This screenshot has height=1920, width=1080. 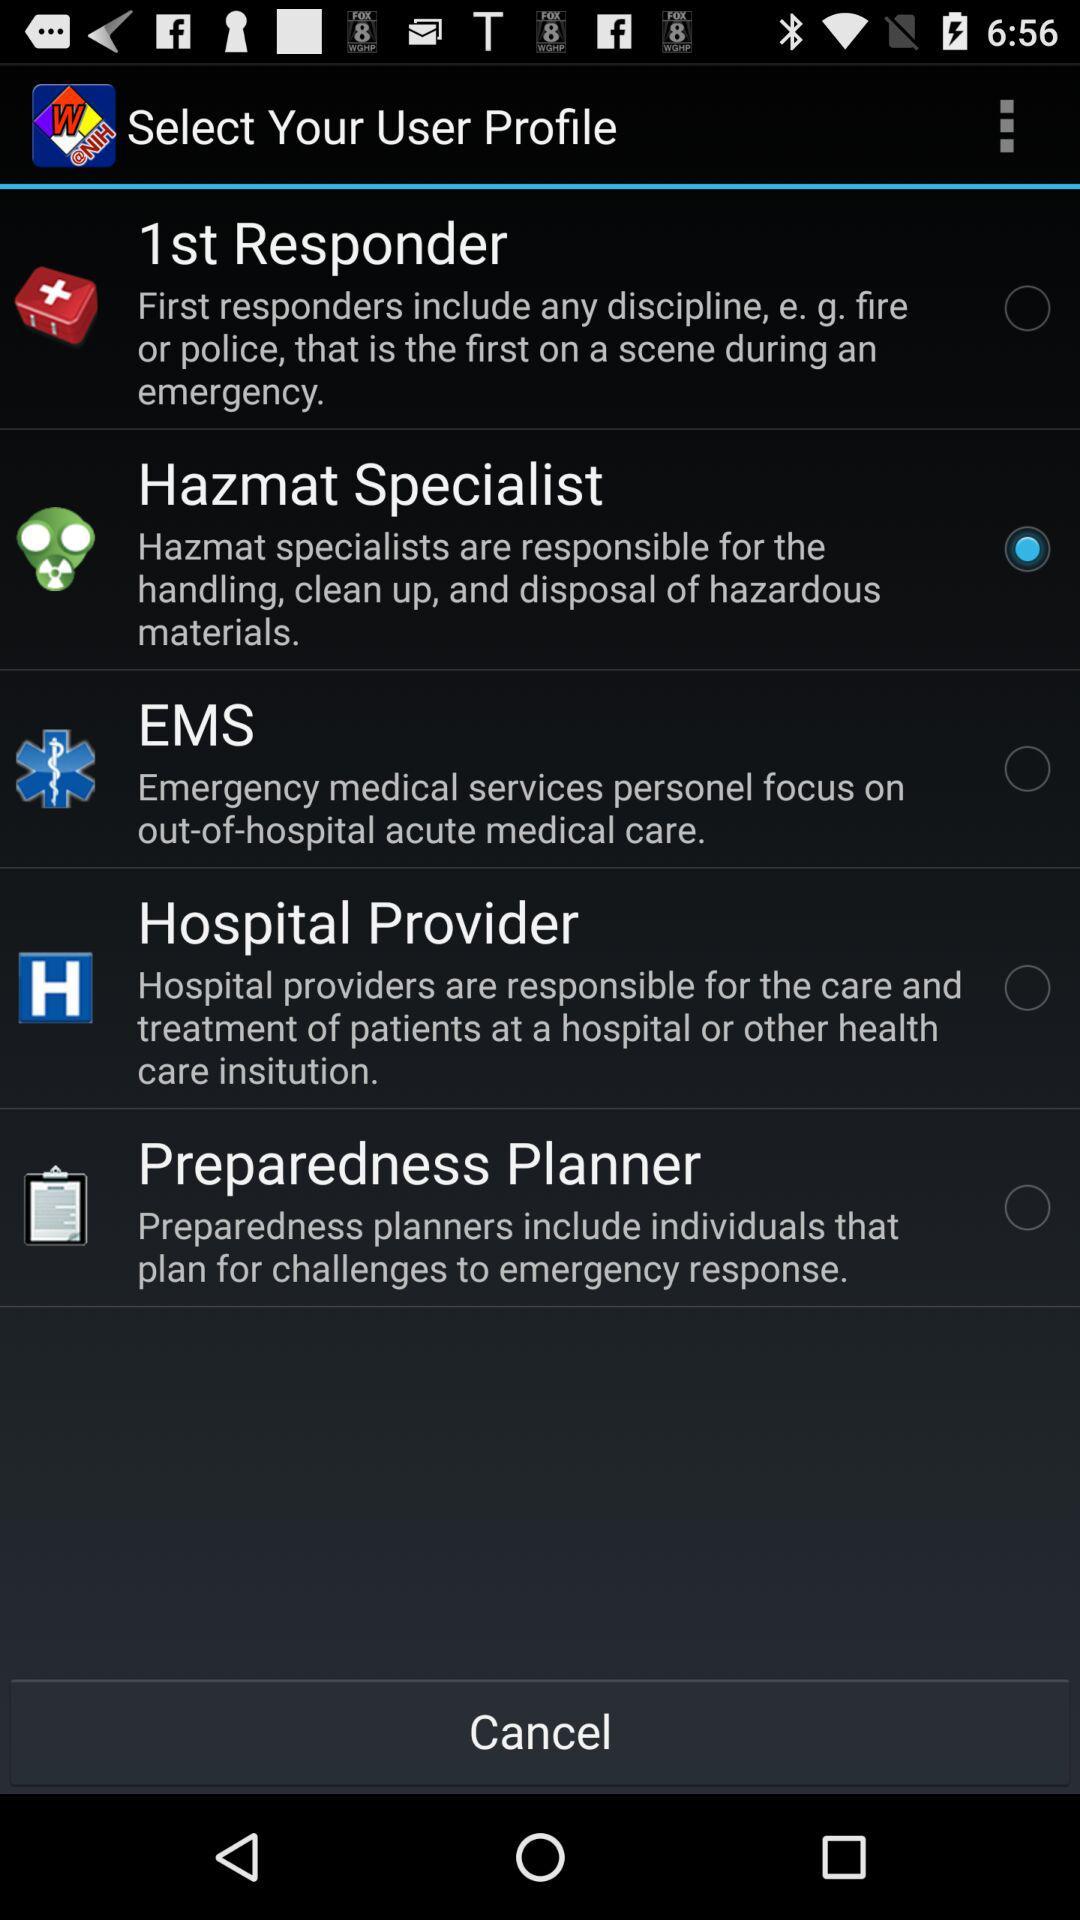 What do you see at coordinates (554, 1245) in the screenshot?
I see `button above the cancel button` at bounding box center [554, 1245].